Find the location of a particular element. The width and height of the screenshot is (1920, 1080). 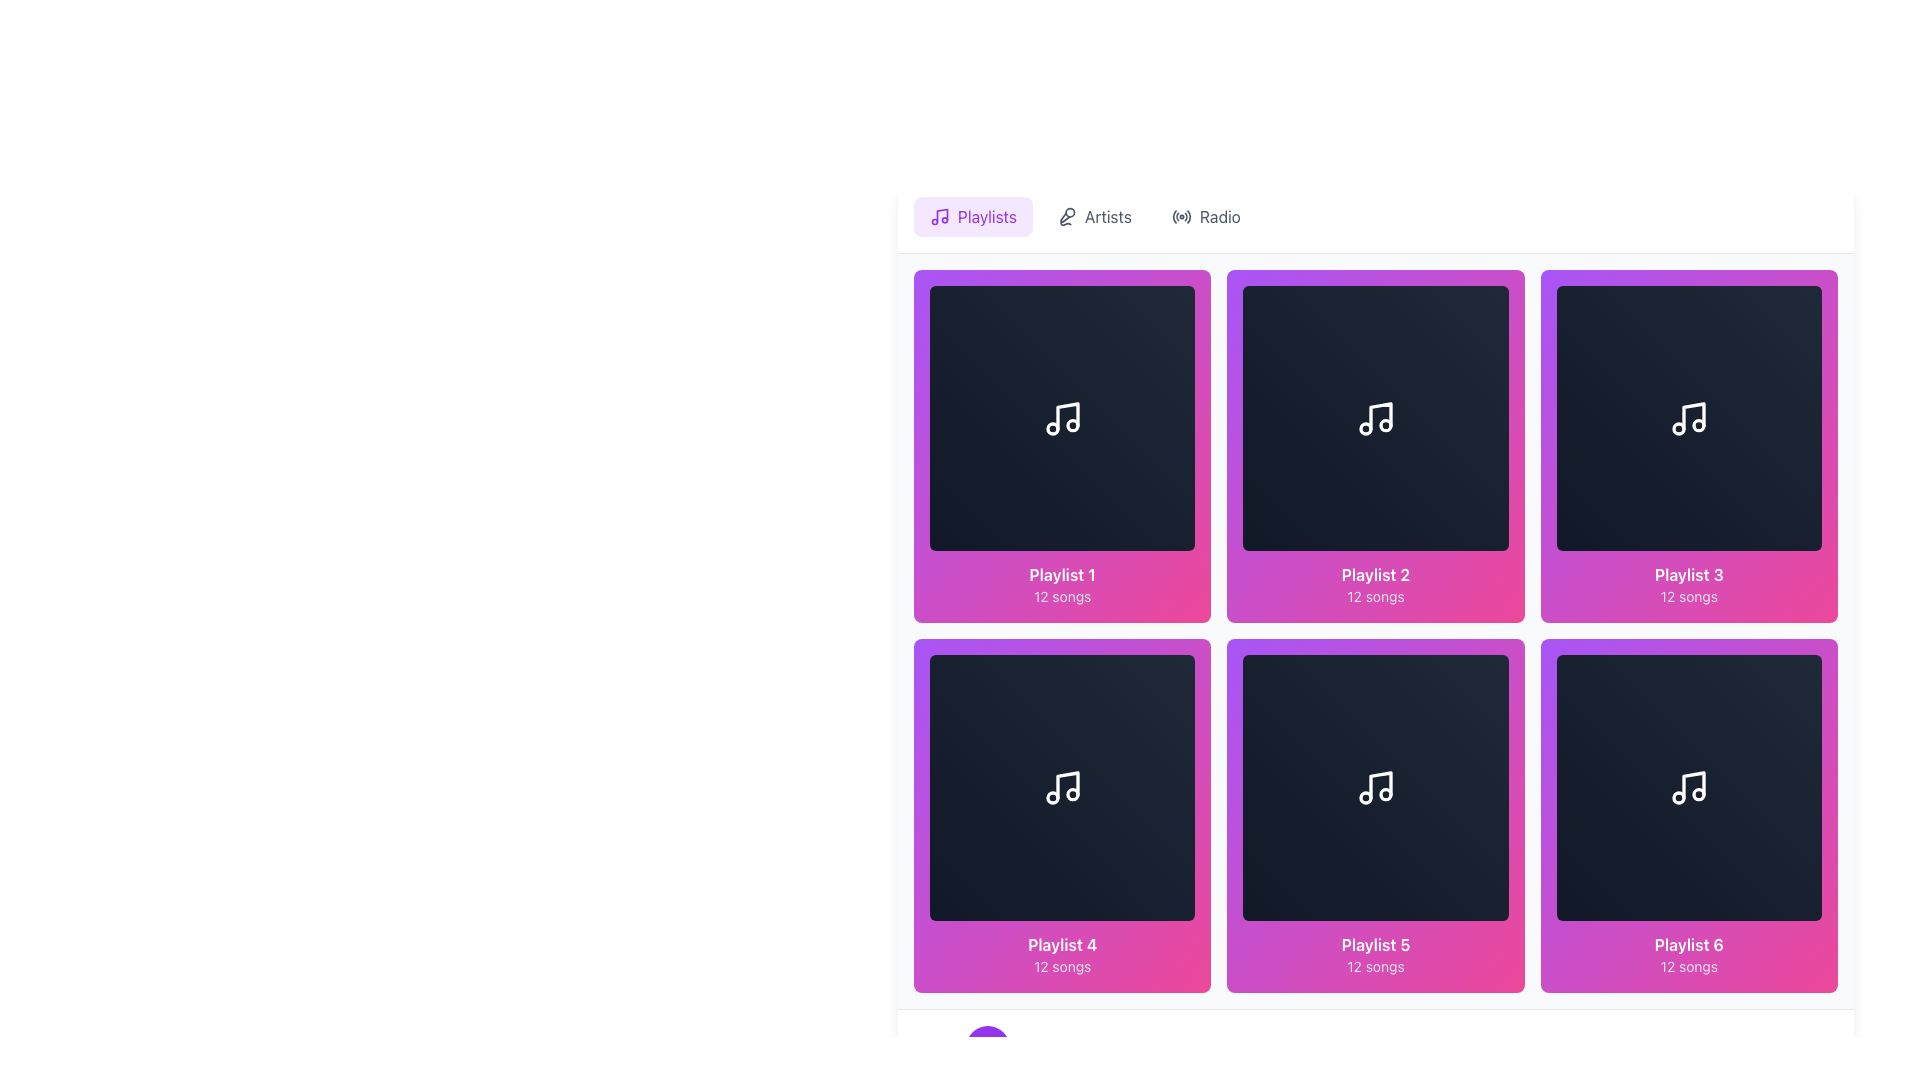

the musical note icon with a white outline on a dark background, located in the center of the fourth card in the second row of the grid layout is located at coordinates (1061, 786).